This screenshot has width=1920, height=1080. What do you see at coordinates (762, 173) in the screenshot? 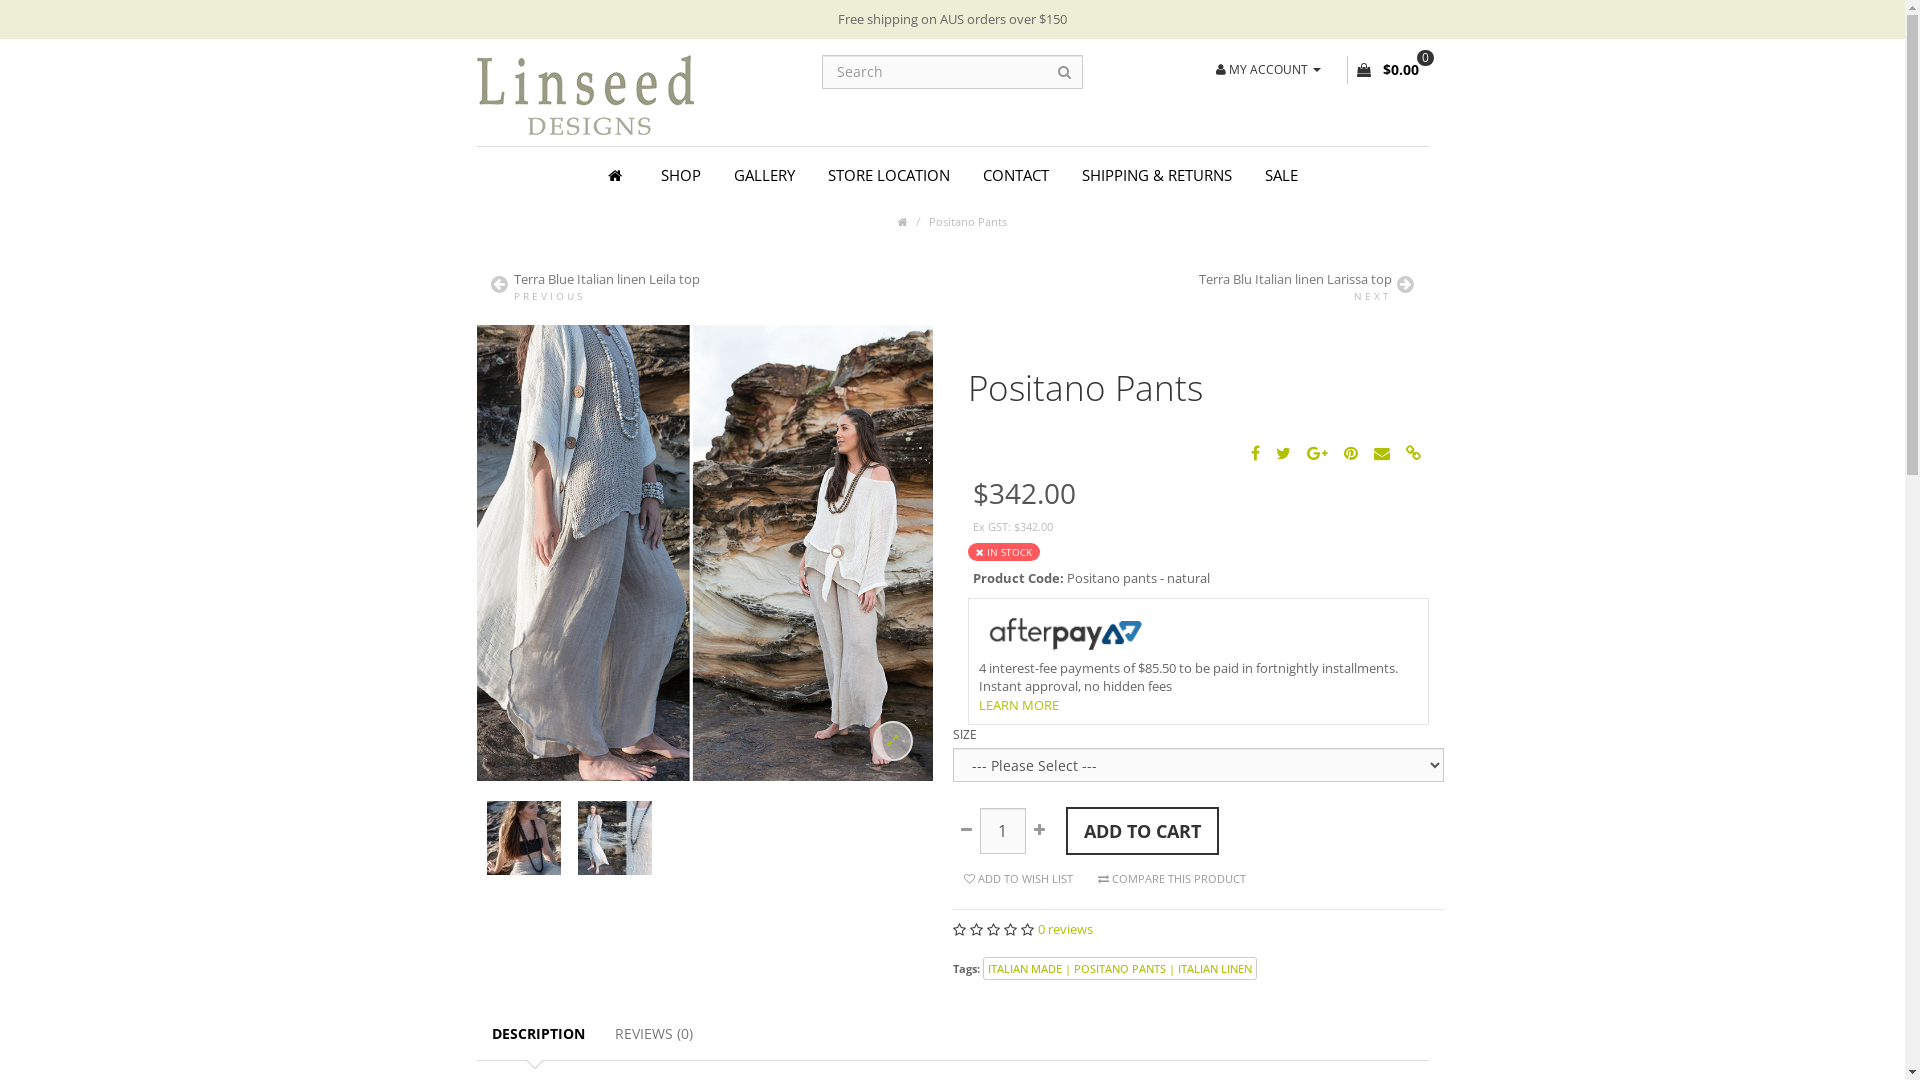
I see `'GALLERY'` at bounding box center [762, 173].